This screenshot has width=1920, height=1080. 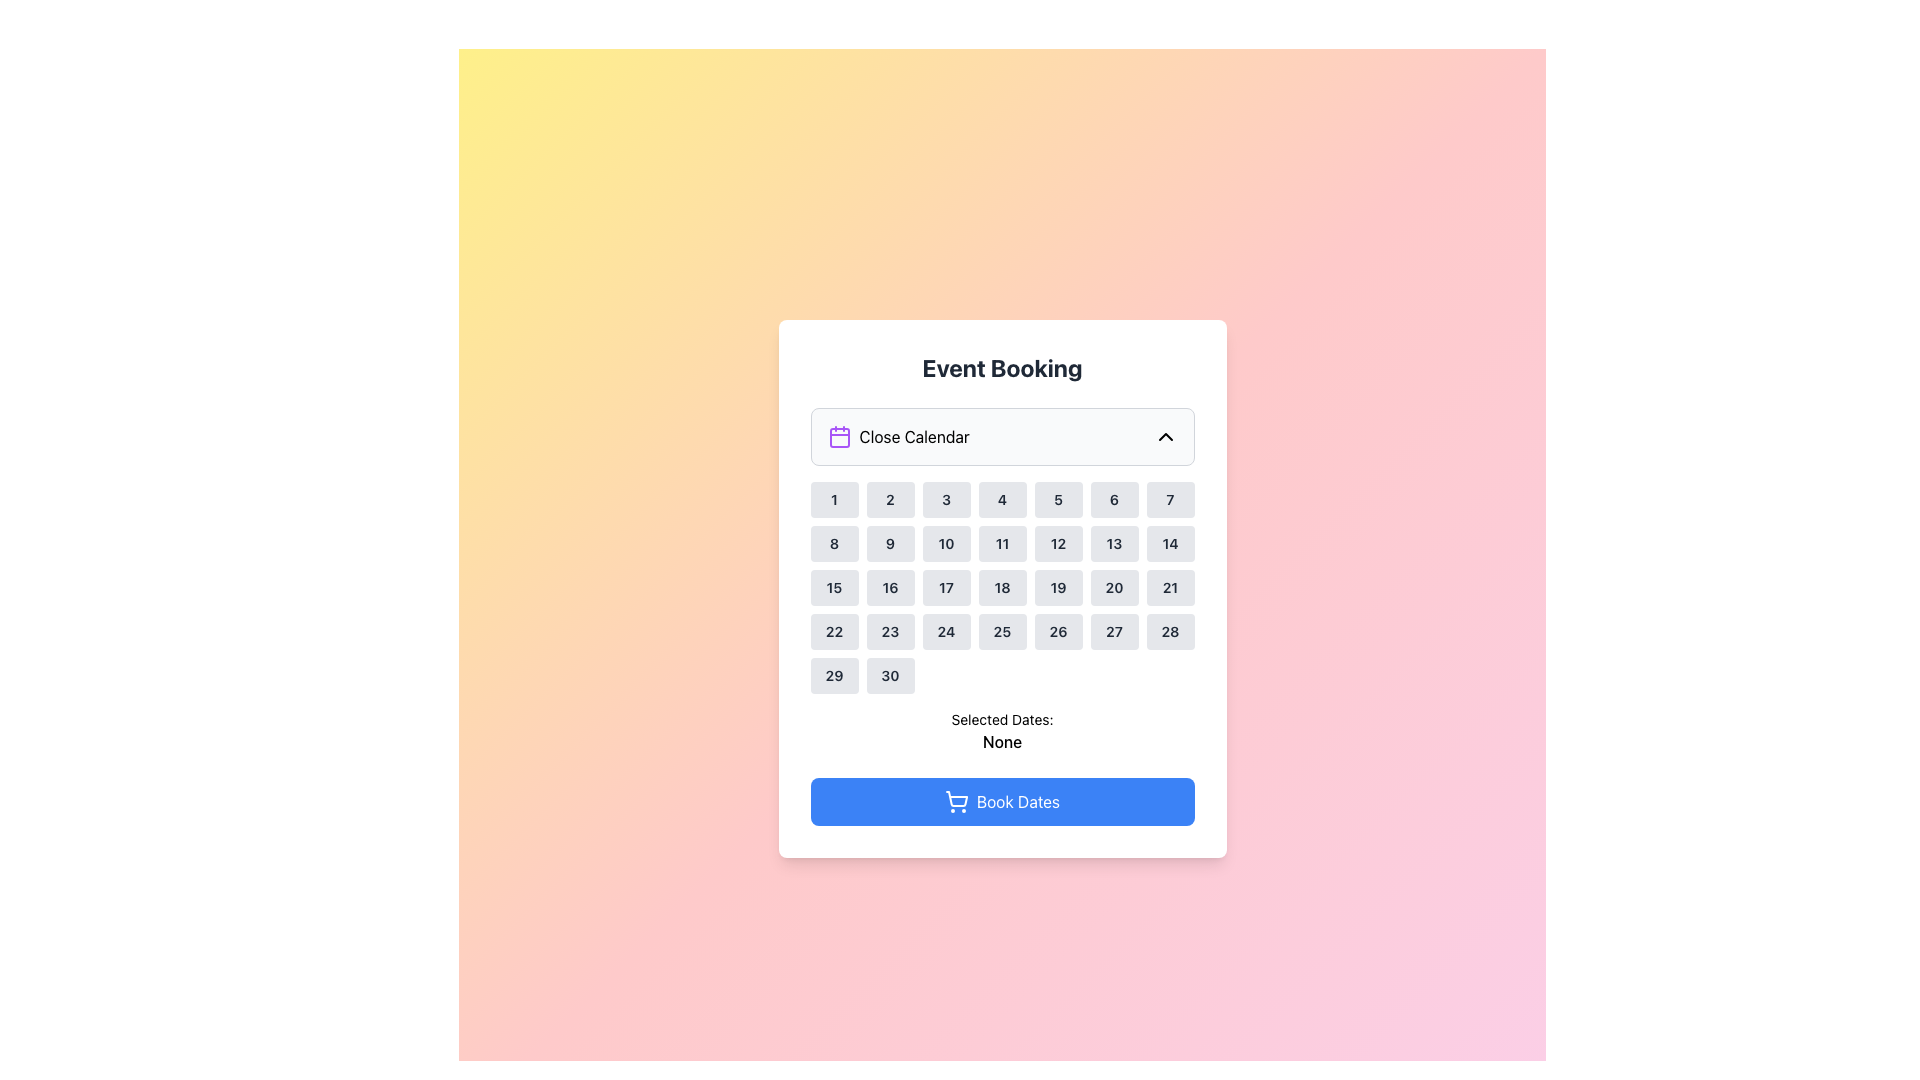 I want to click on the date selection button for '16' in the calendar interface, so click(x=889, y=586).